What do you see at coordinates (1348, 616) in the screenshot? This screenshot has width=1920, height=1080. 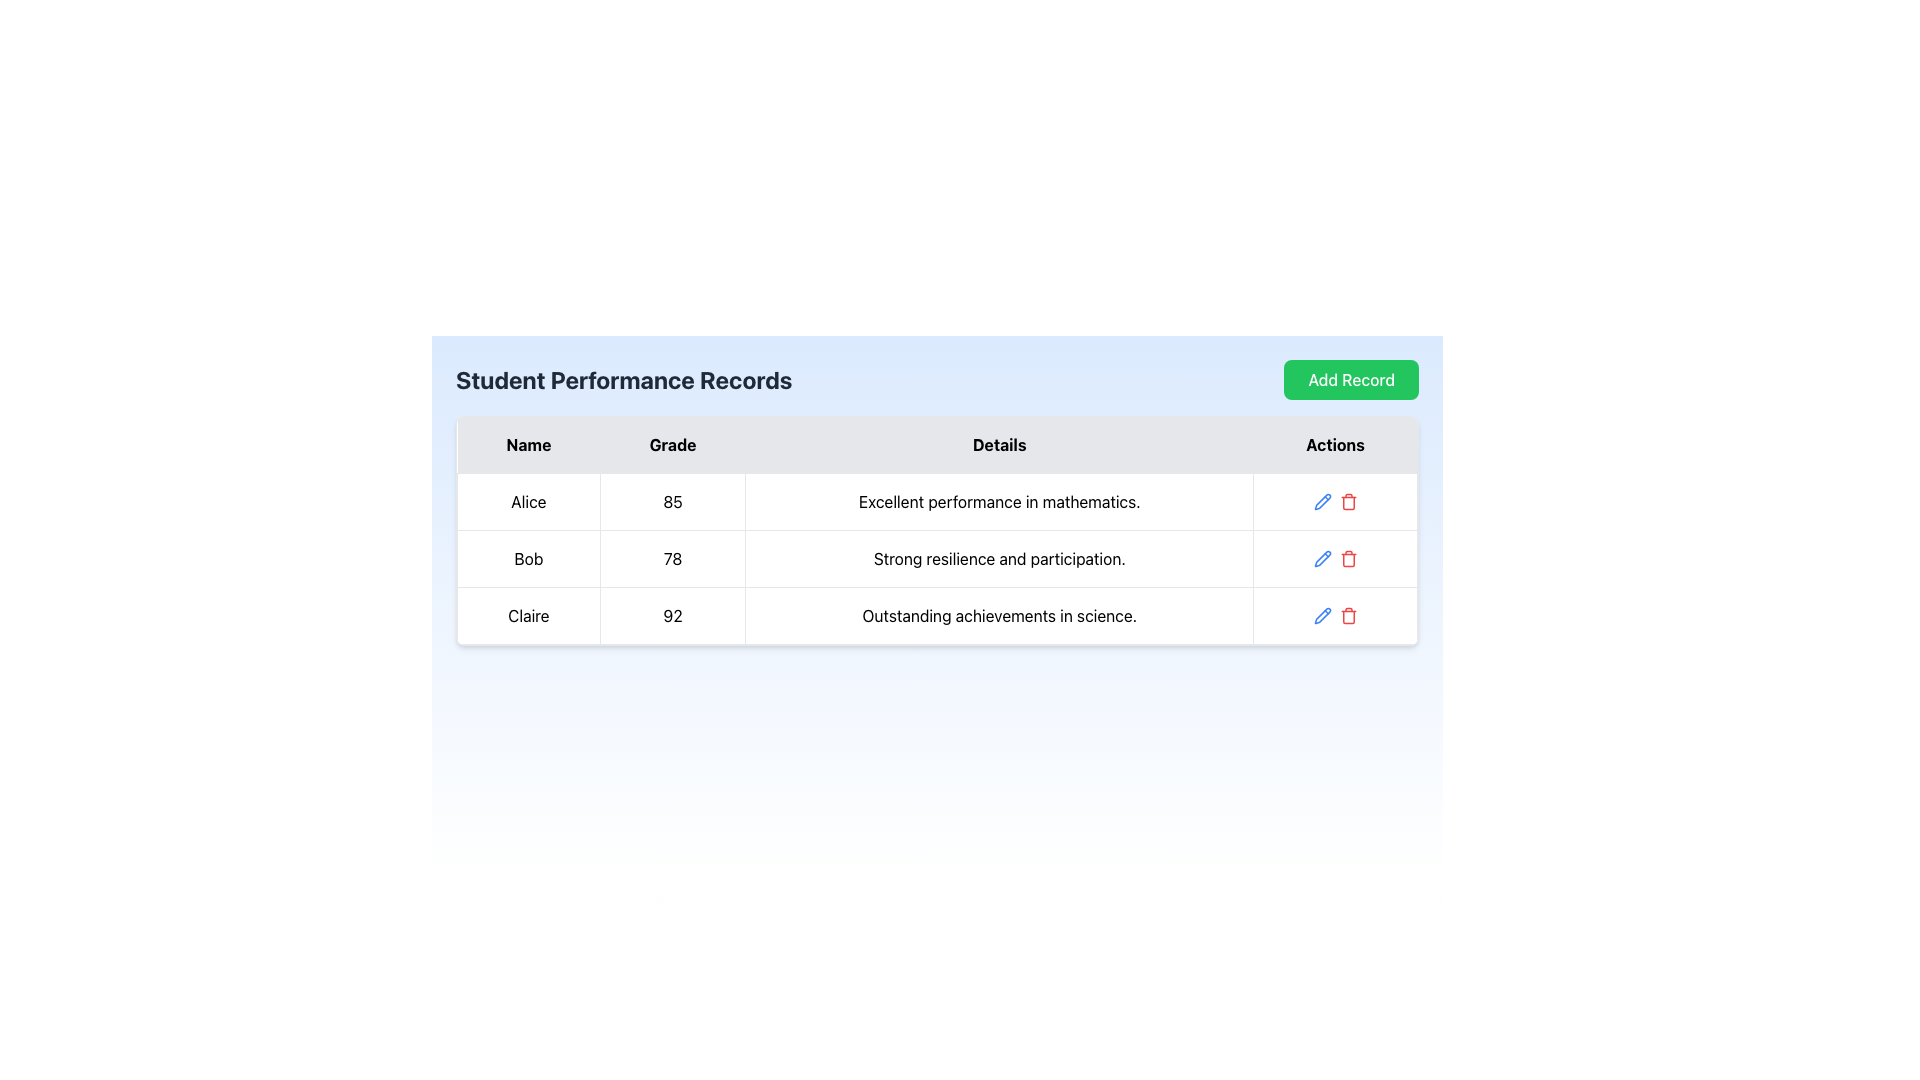 I see `the trash can icon representing the delete action located in the third row under the 'Actions' column for the user 'Claire'` at bounding box center [1348, 616].